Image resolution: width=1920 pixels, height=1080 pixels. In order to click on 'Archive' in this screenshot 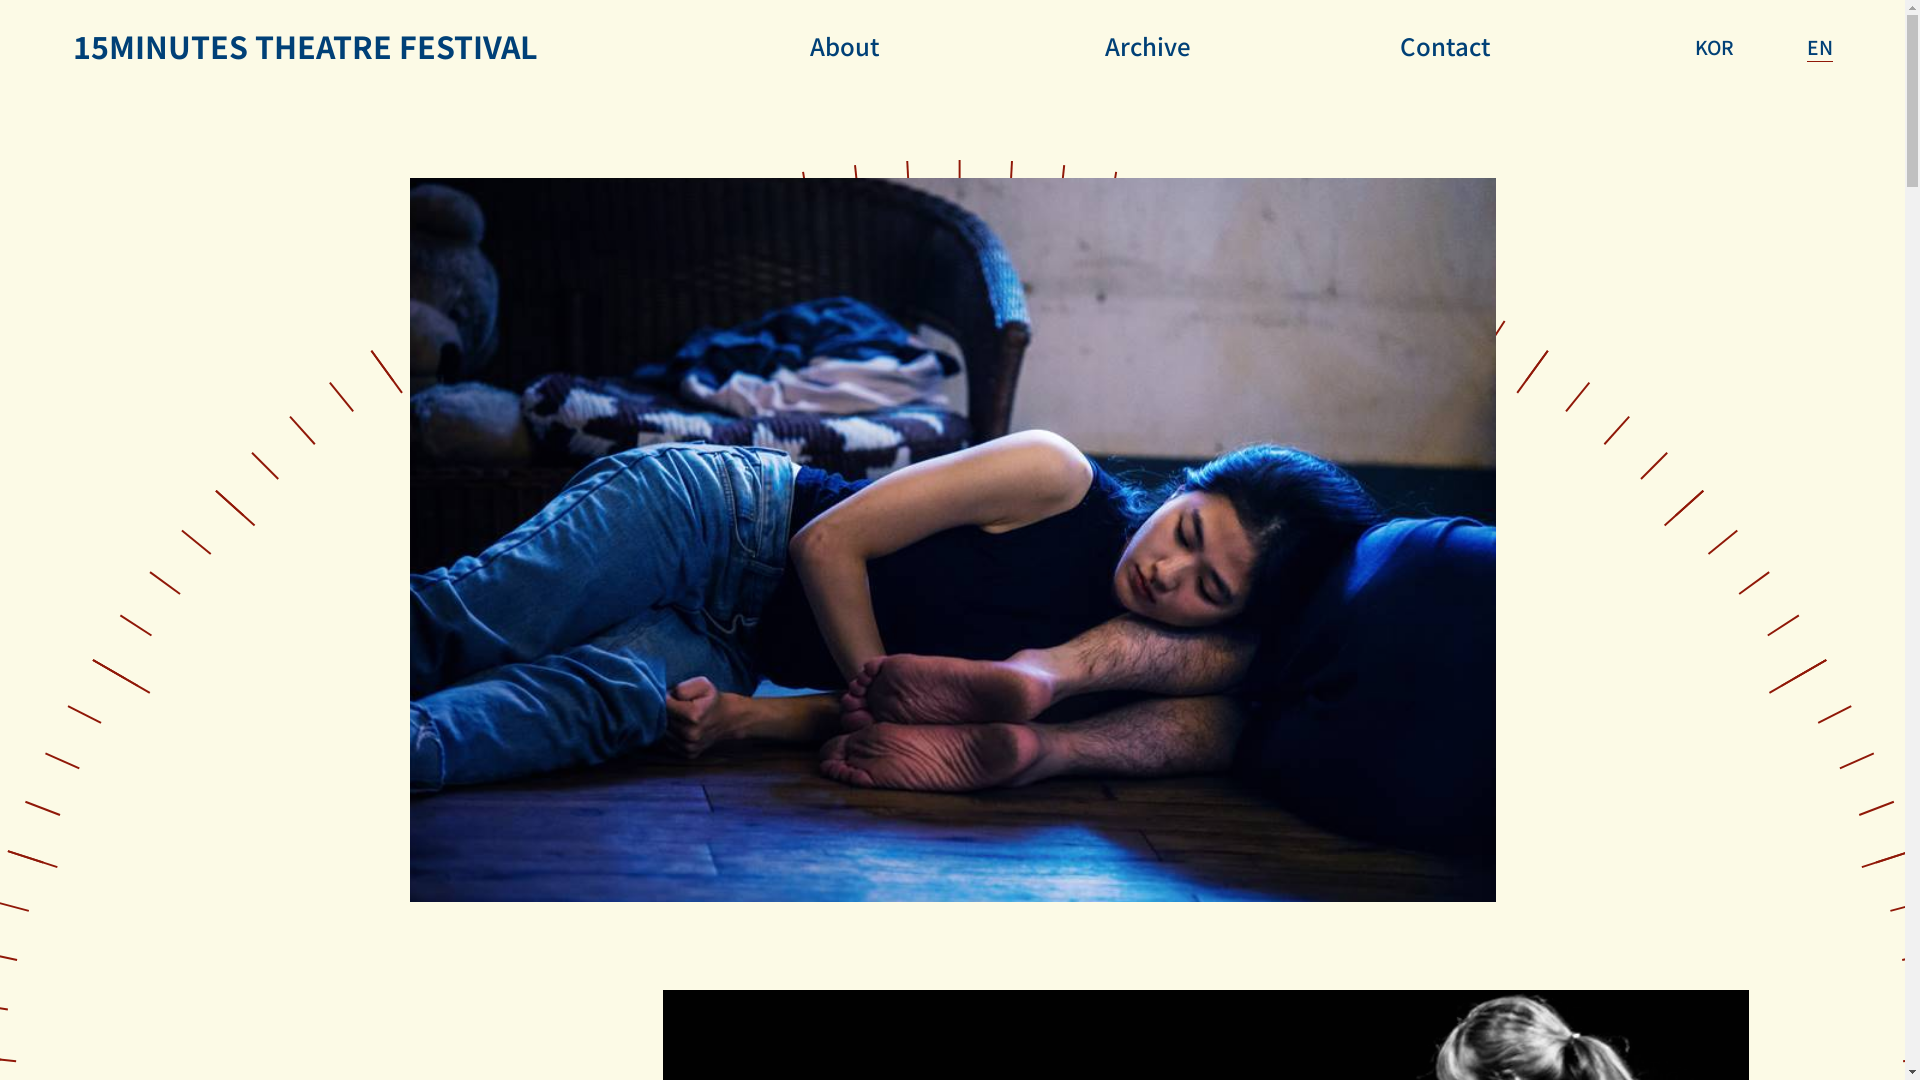, I will do `click(1147, 45)`.